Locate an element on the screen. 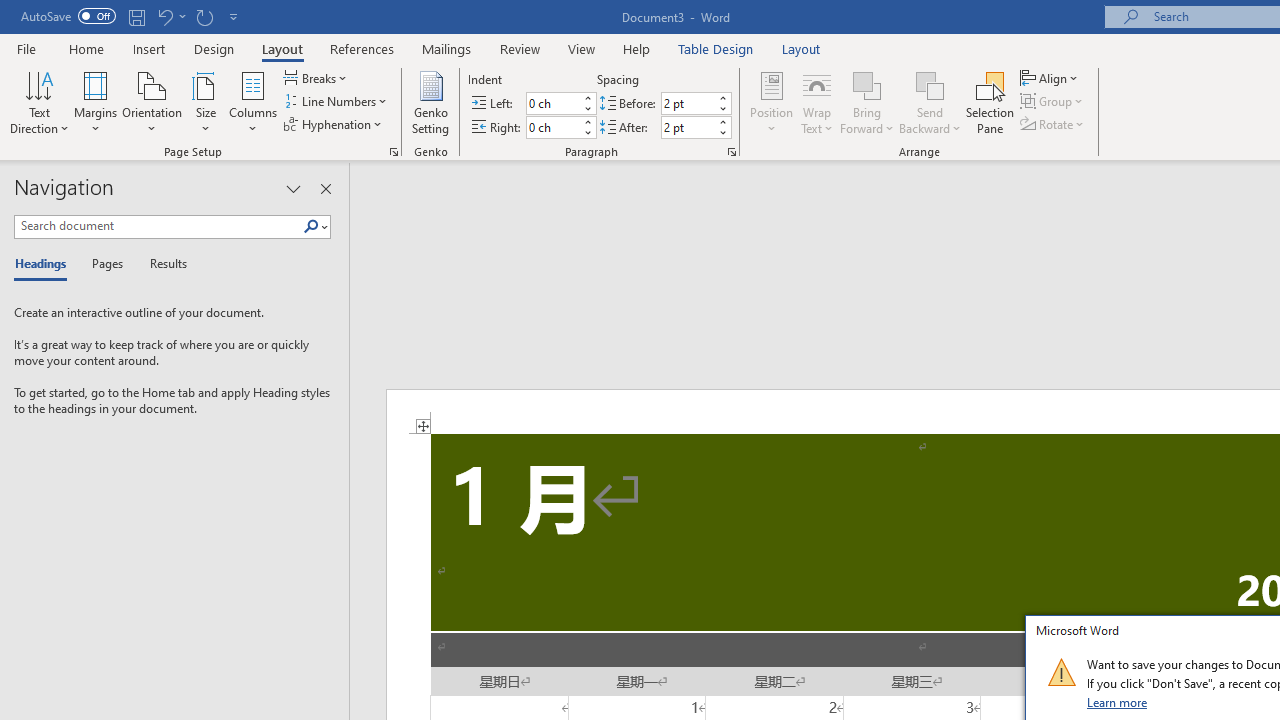 The width and height of the screenshot is (1280, 720). 'Position' is located at coordinates (770, 103).